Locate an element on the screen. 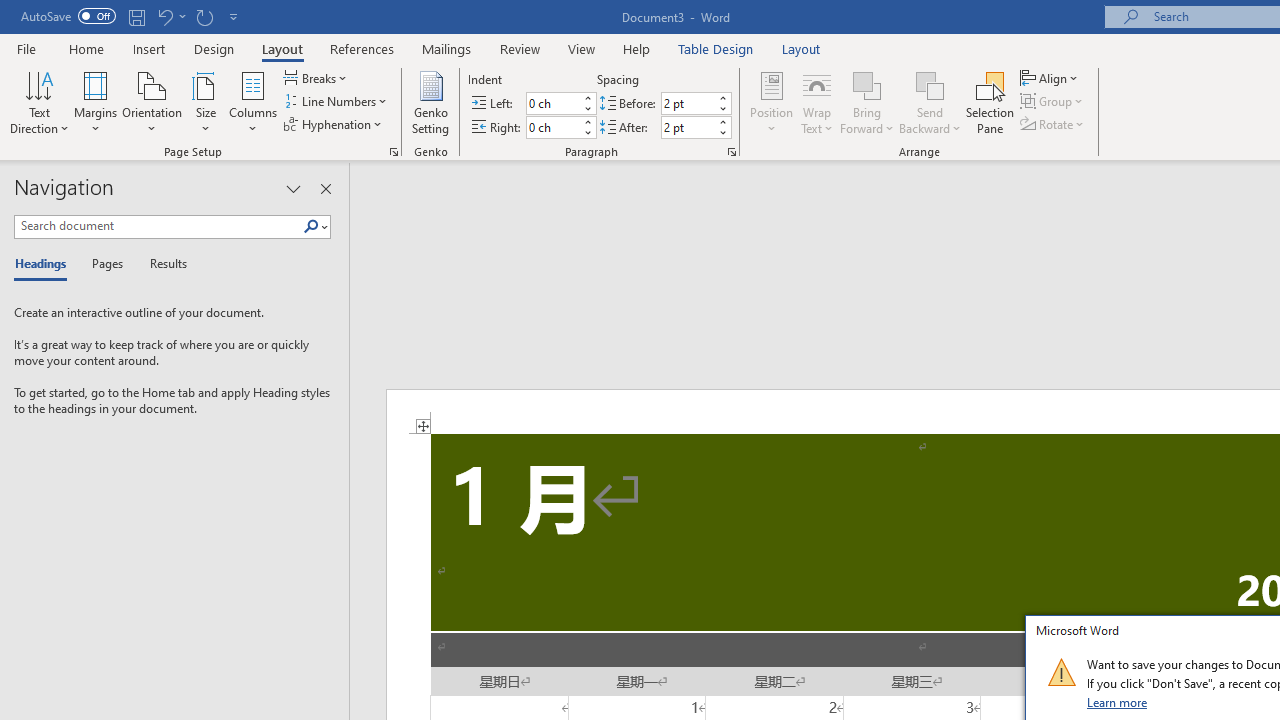 The width and height of the screenshot is (1280, 720). 'Position' is located at coordinates (770, 103).